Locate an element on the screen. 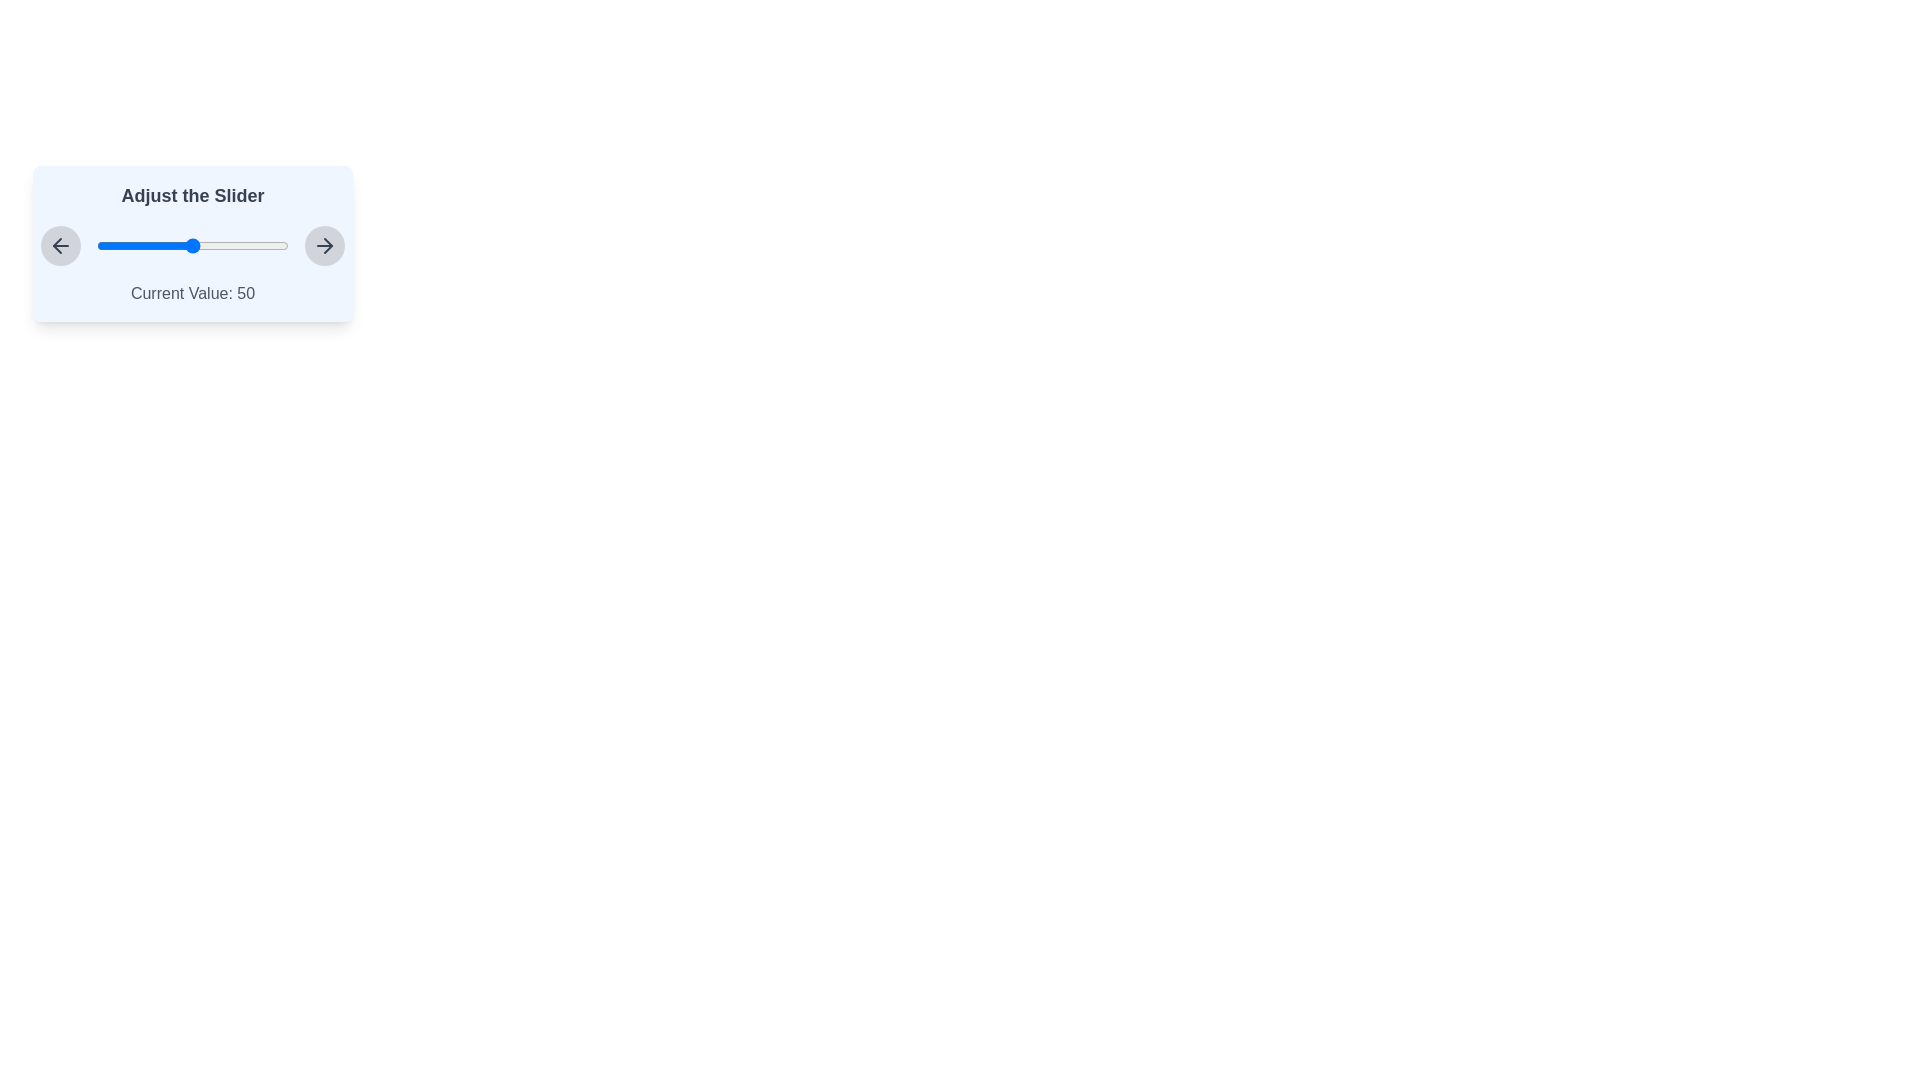 The height and width of the screenshot is (1080, 1920). slider value is located at coordinates (136, 245).